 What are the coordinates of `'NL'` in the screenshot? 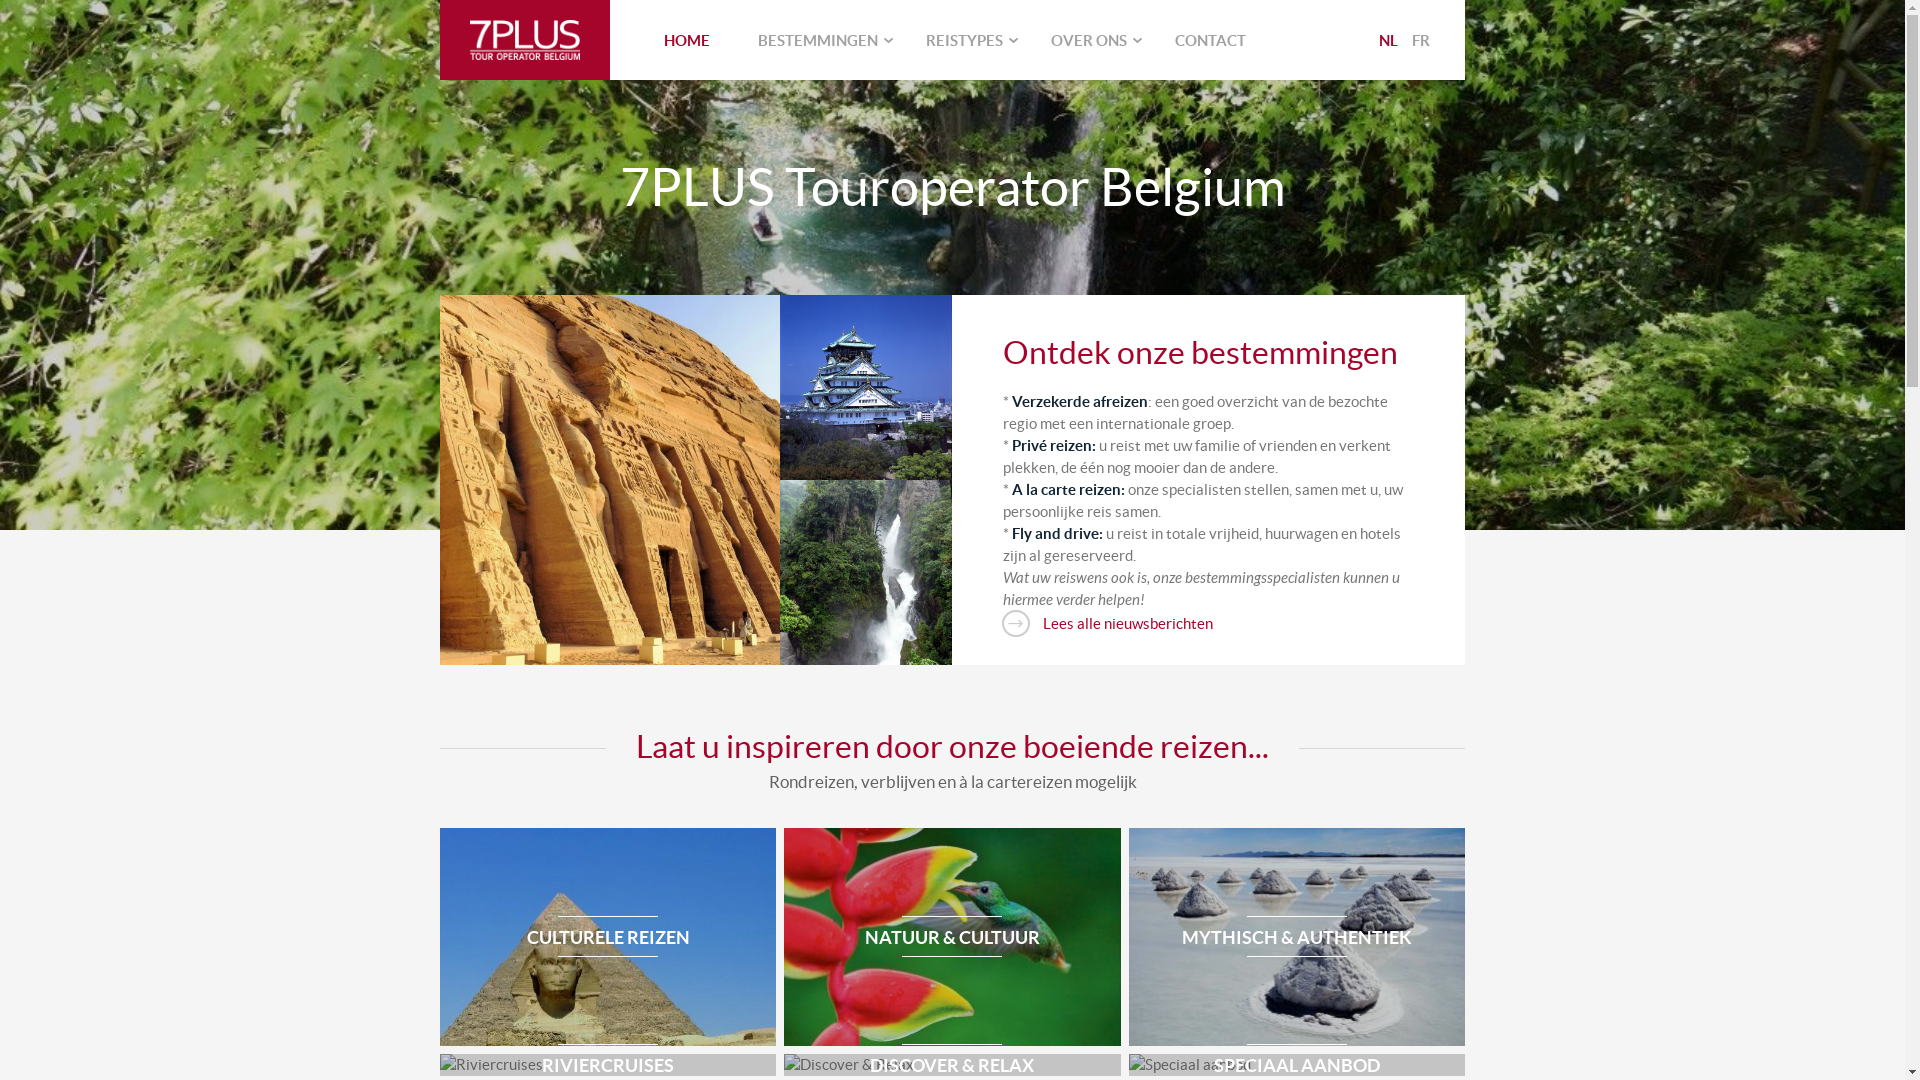 It's located at (1387, 39).